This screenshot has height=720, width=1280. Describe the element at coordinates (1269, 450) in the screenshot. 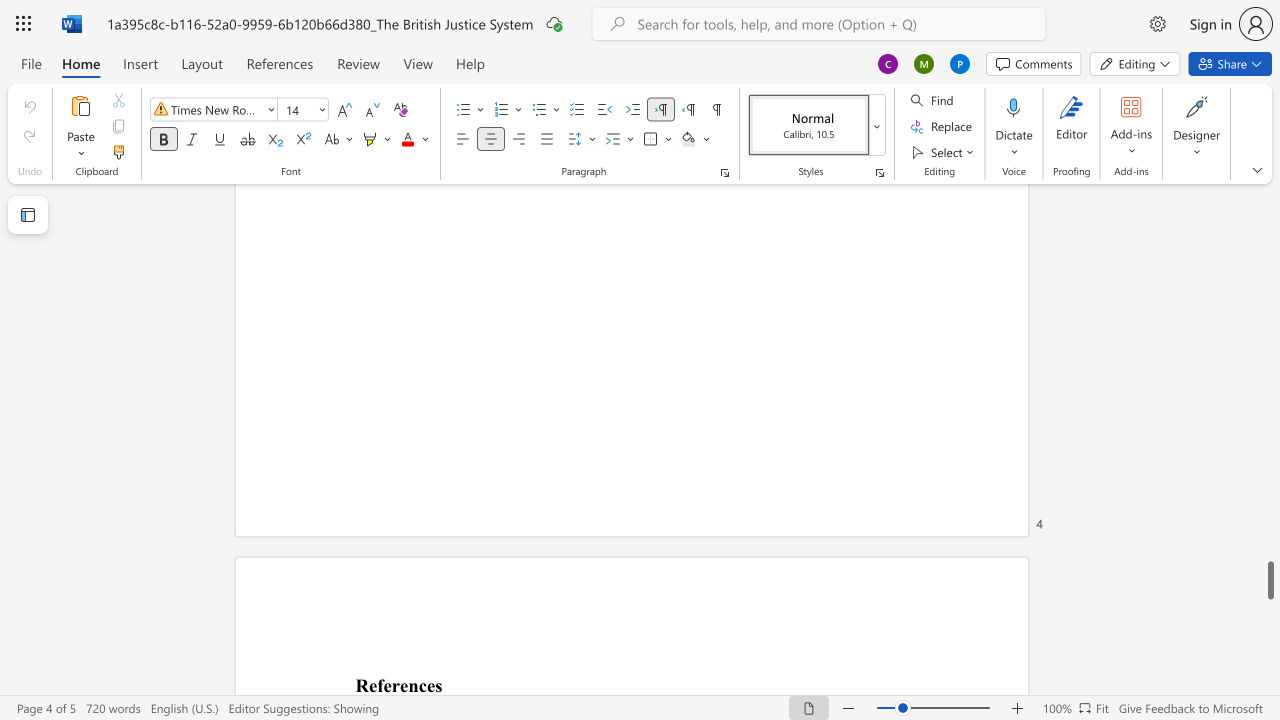

I see `the scrollbar on the right` at that location.